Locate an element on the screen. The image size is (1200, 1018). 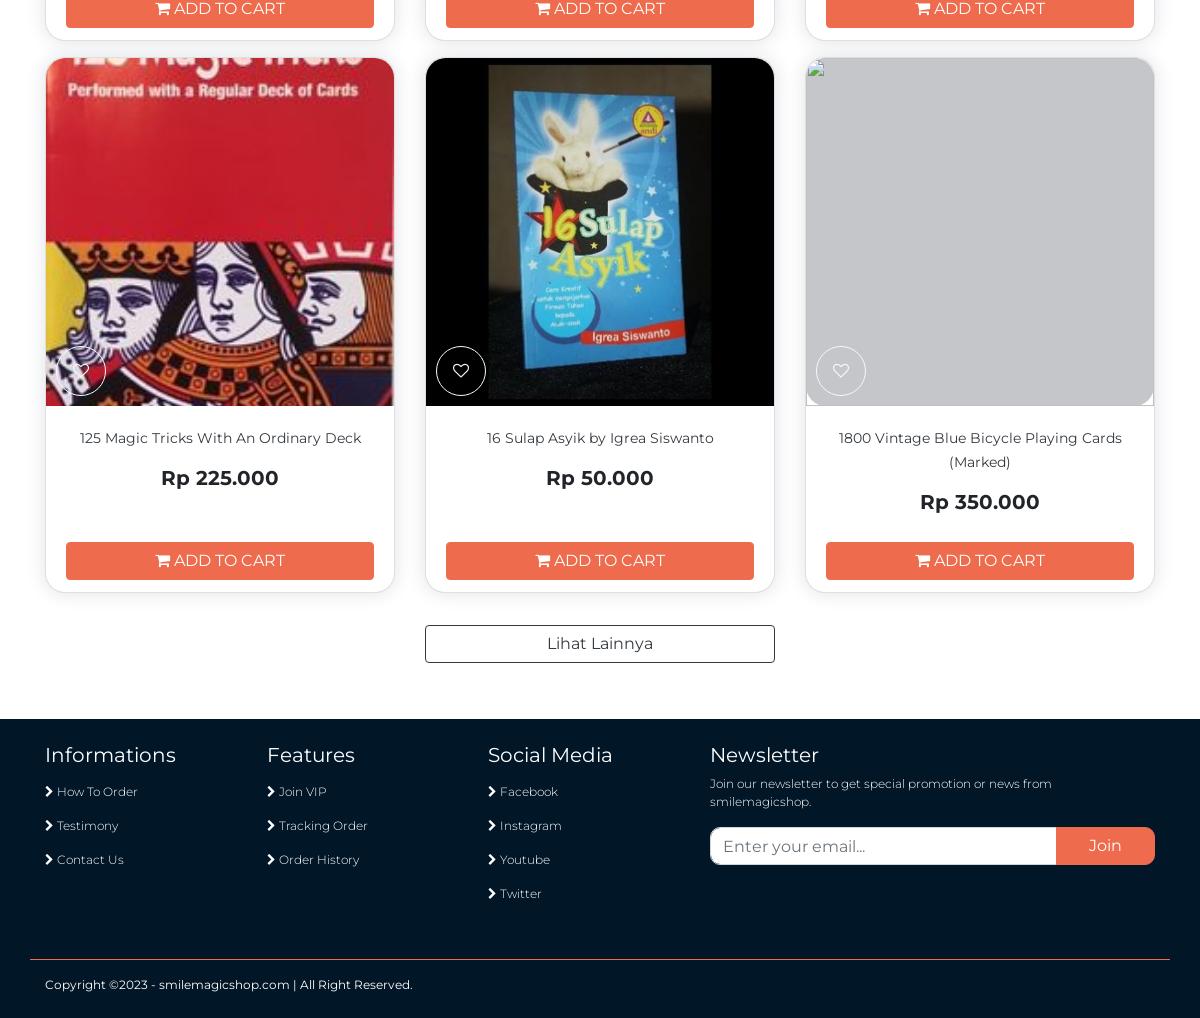
'Testimony' is located at coordinates (86, 824).